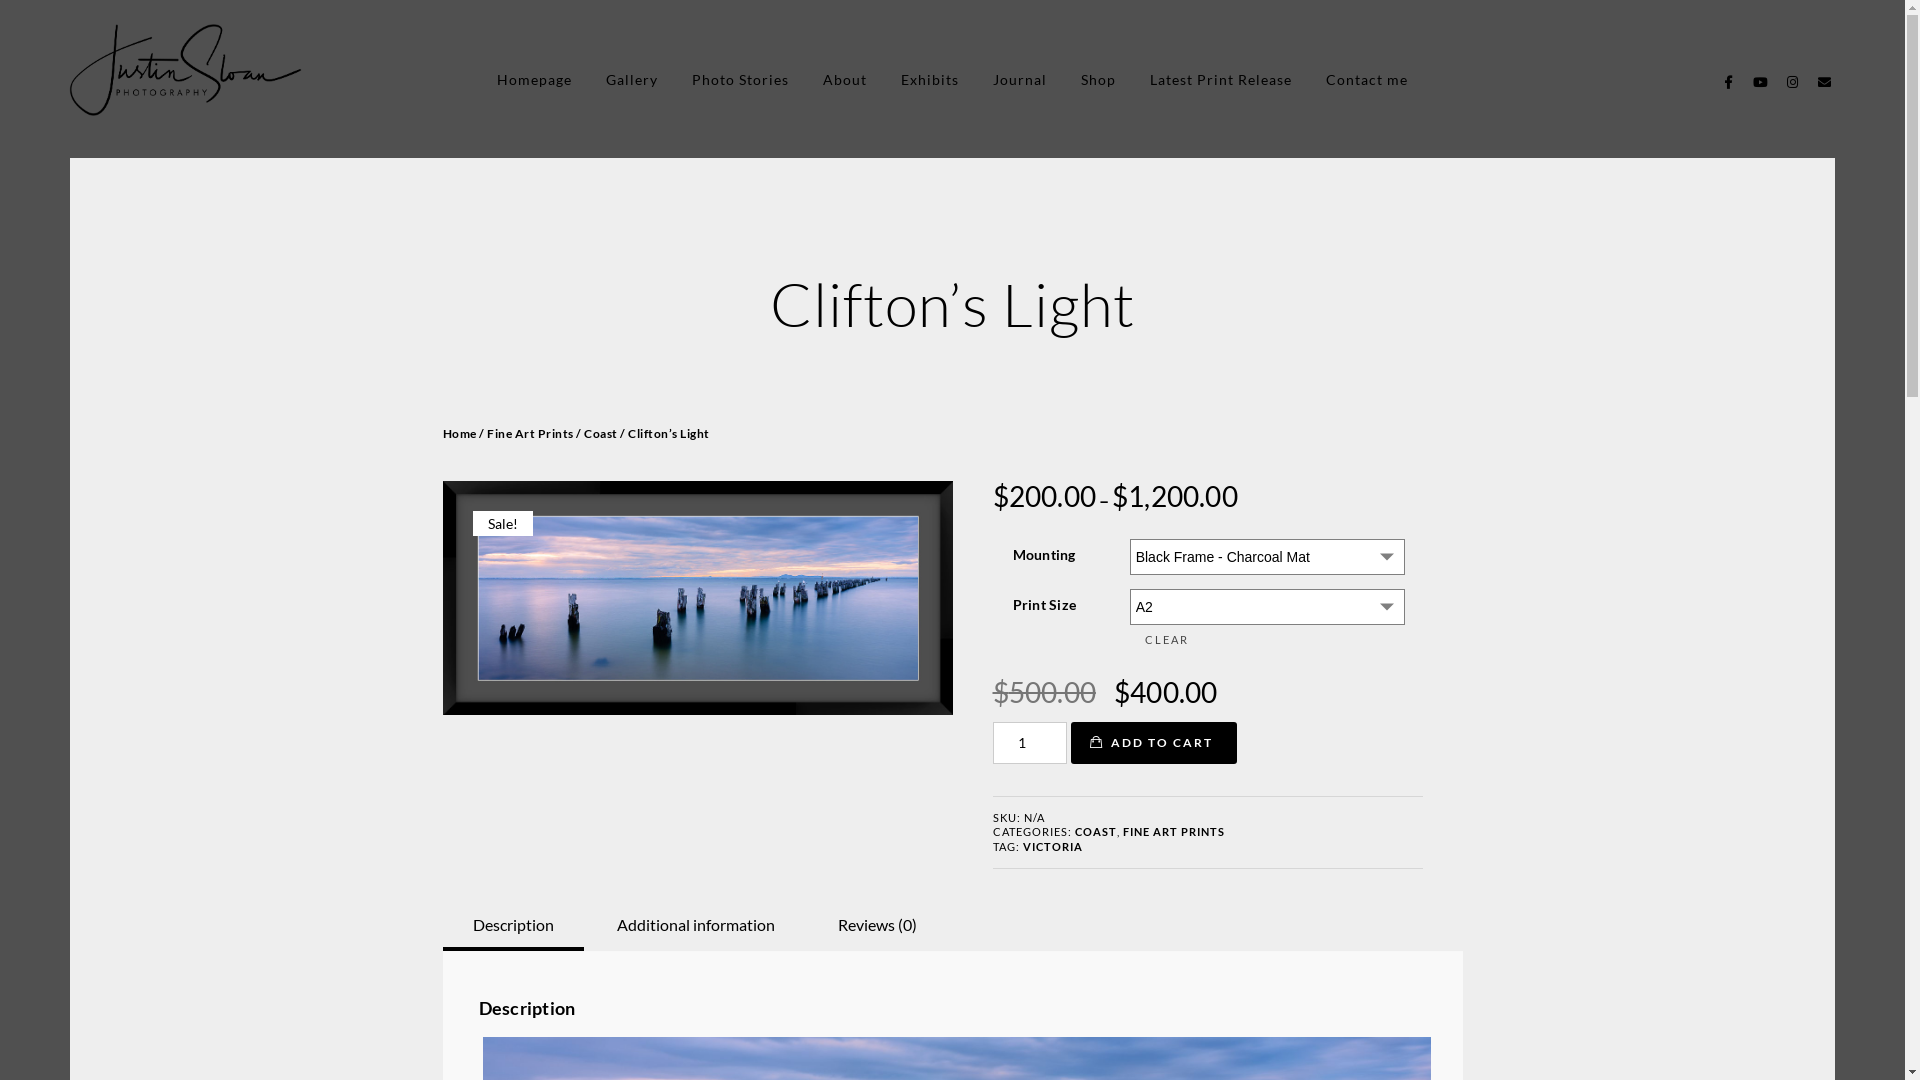 The width and height of the screenshot is (1920, 1080). What do you see at coordinates (631, 78) in the screenshot?
I see `'Gallery'` at bounding box center [631, 78].